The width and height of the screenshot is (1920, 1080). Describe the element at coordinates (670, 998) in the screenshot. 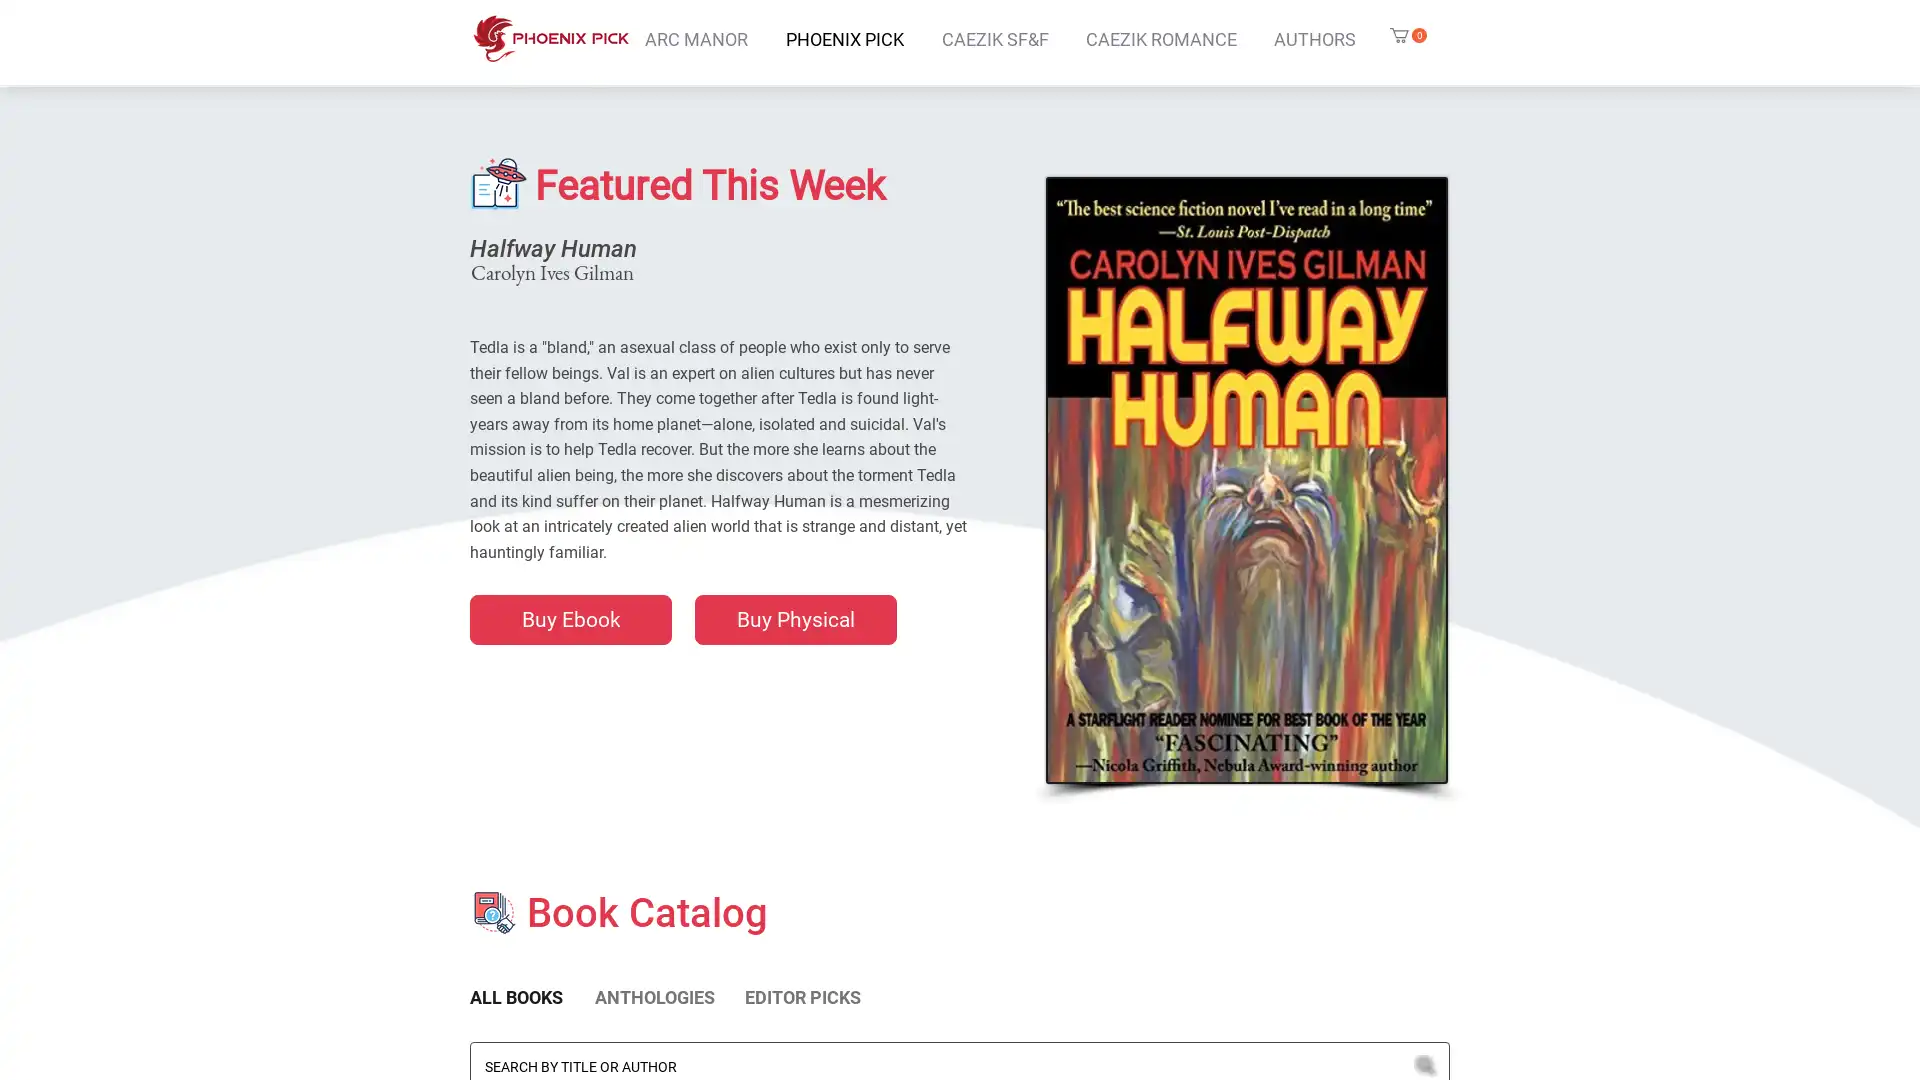

I see `ANTHOLOGIES` at that location.